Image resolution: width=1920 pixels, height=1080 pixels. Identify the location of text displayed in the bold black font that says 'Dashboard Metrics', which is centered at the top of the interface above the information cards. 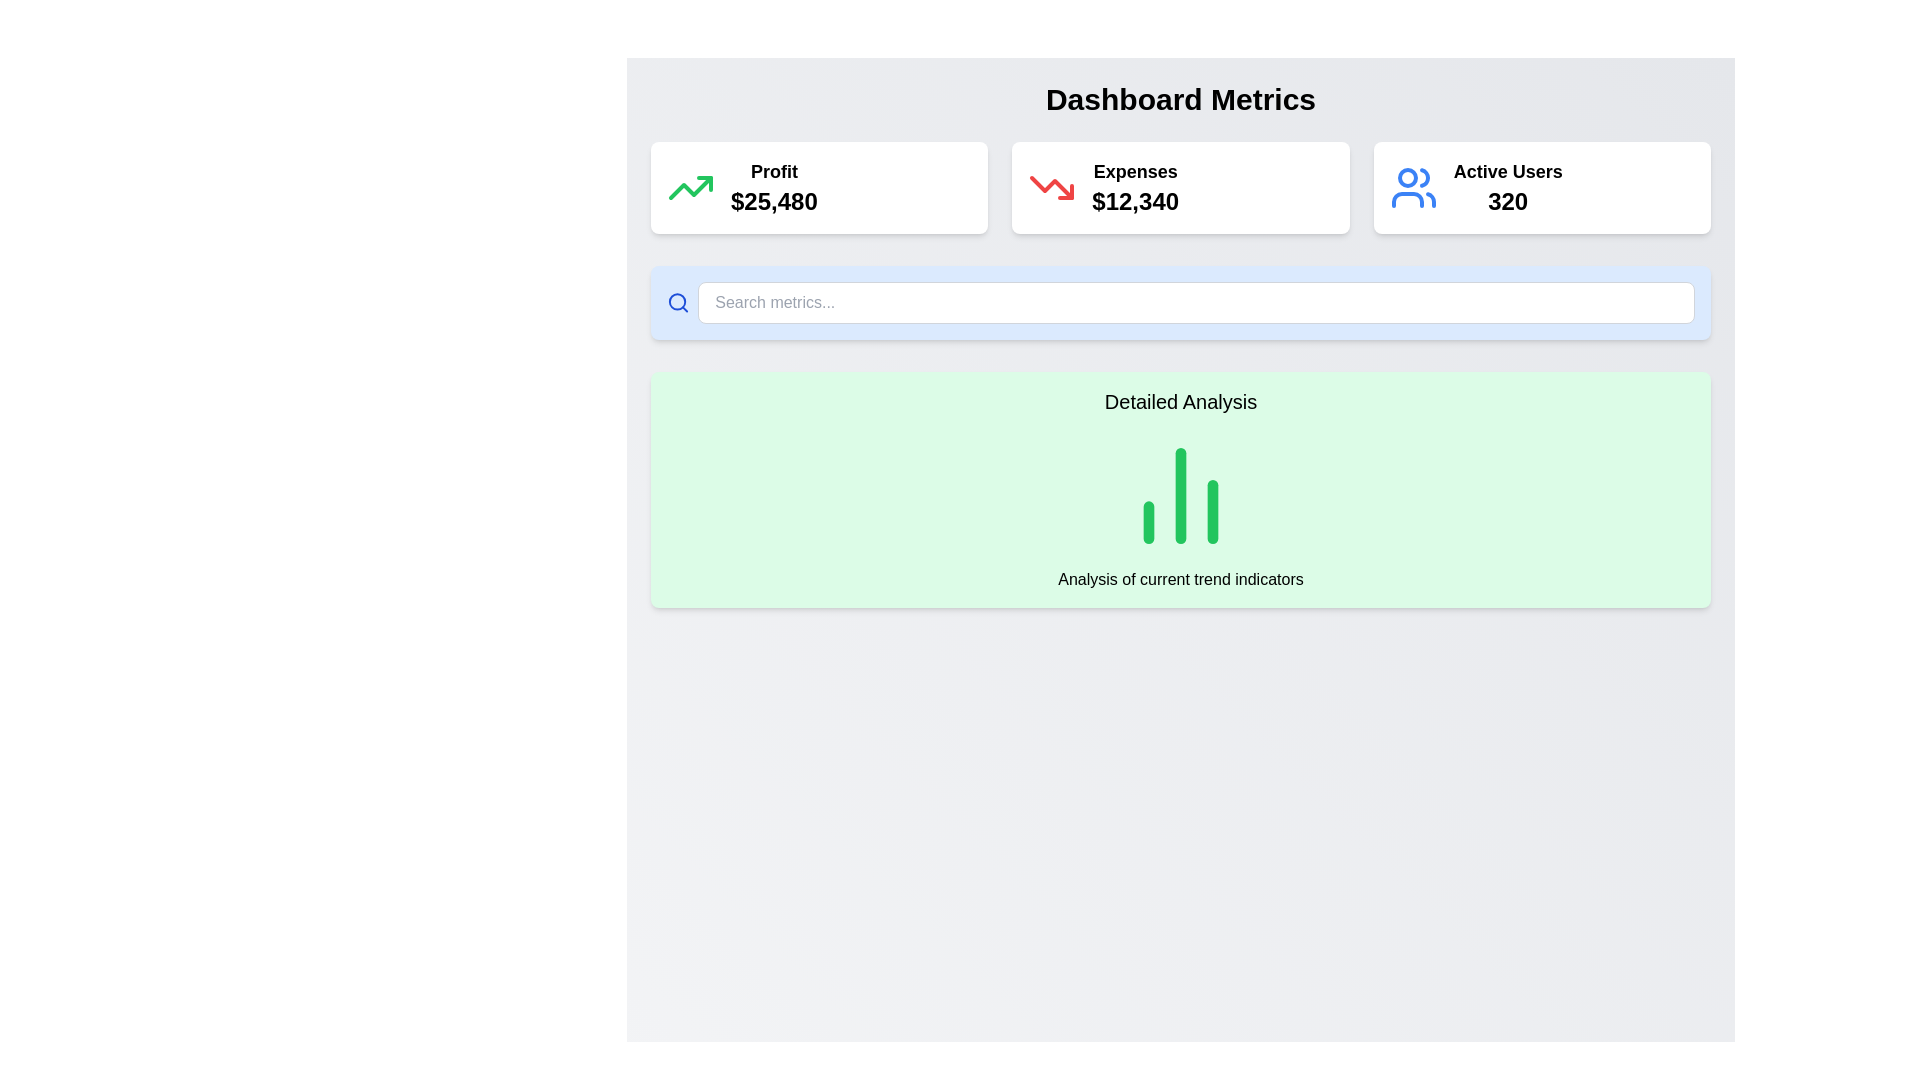
(1180, 100).